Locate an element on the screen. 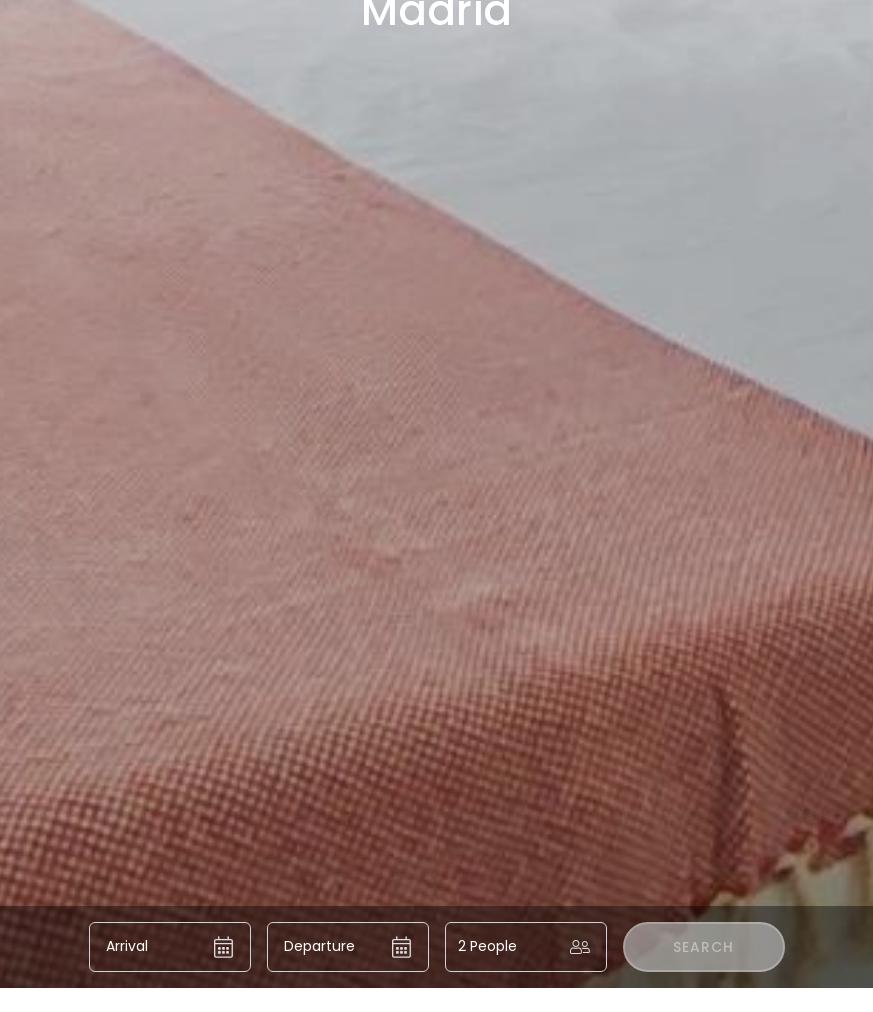  'Travelers' is located at coordinates (595, 611).